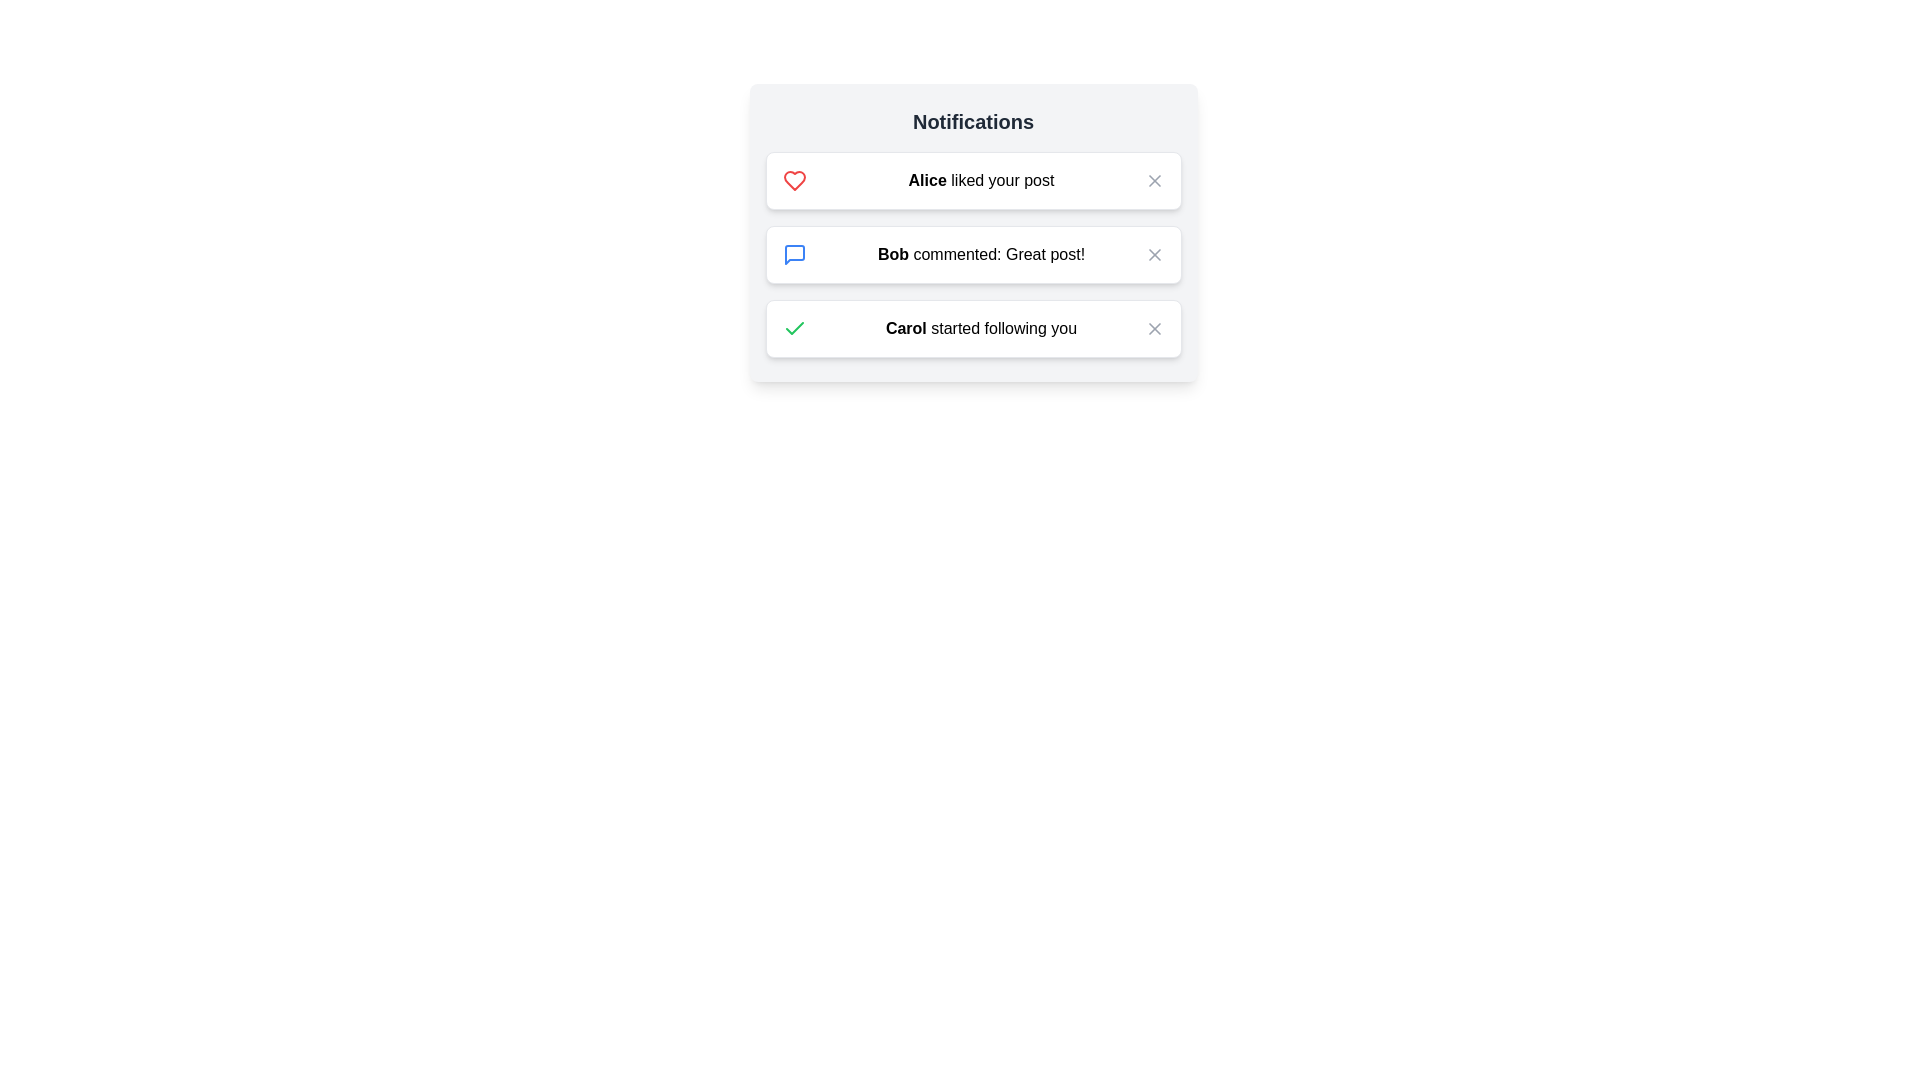 The image size is (1920, 1080). I want to click on the 'X' icon, so click(1154, 181).